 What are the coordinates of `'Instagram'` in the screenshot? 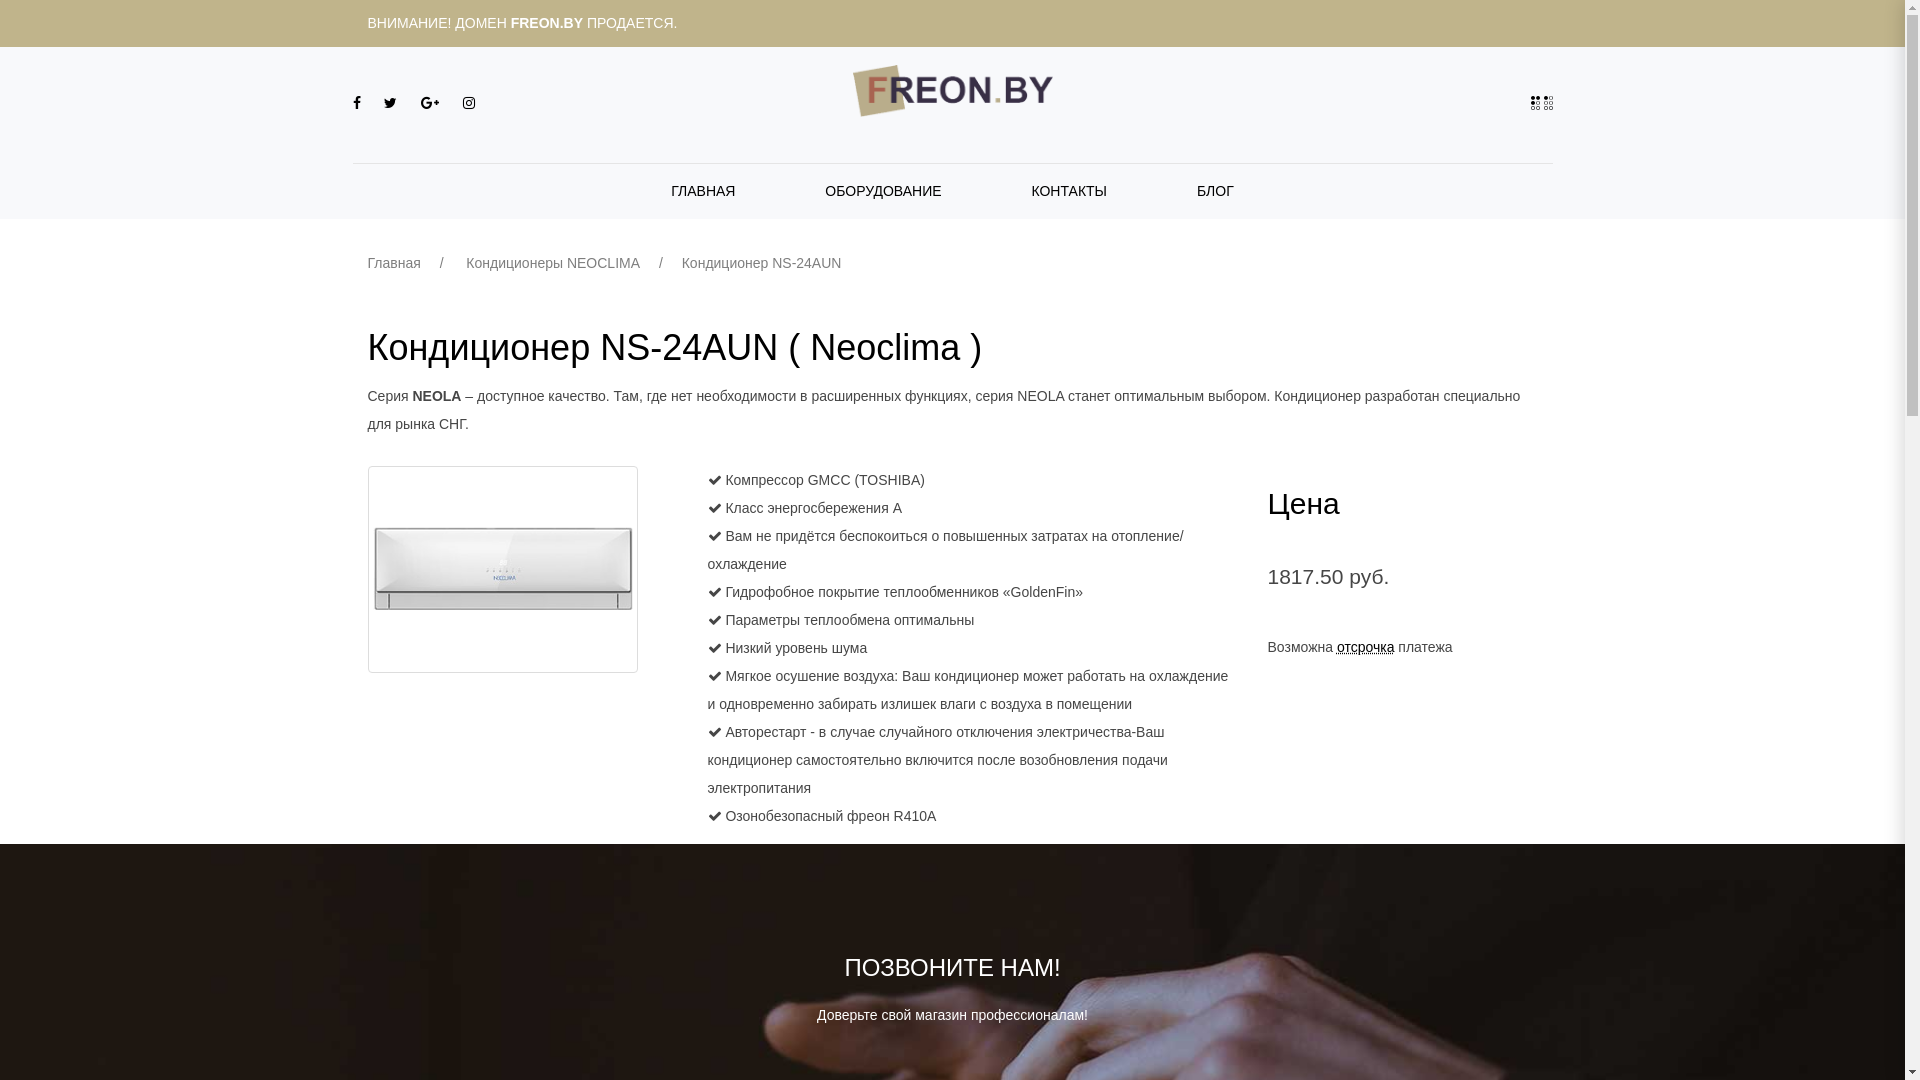 It's located at (468, 103).